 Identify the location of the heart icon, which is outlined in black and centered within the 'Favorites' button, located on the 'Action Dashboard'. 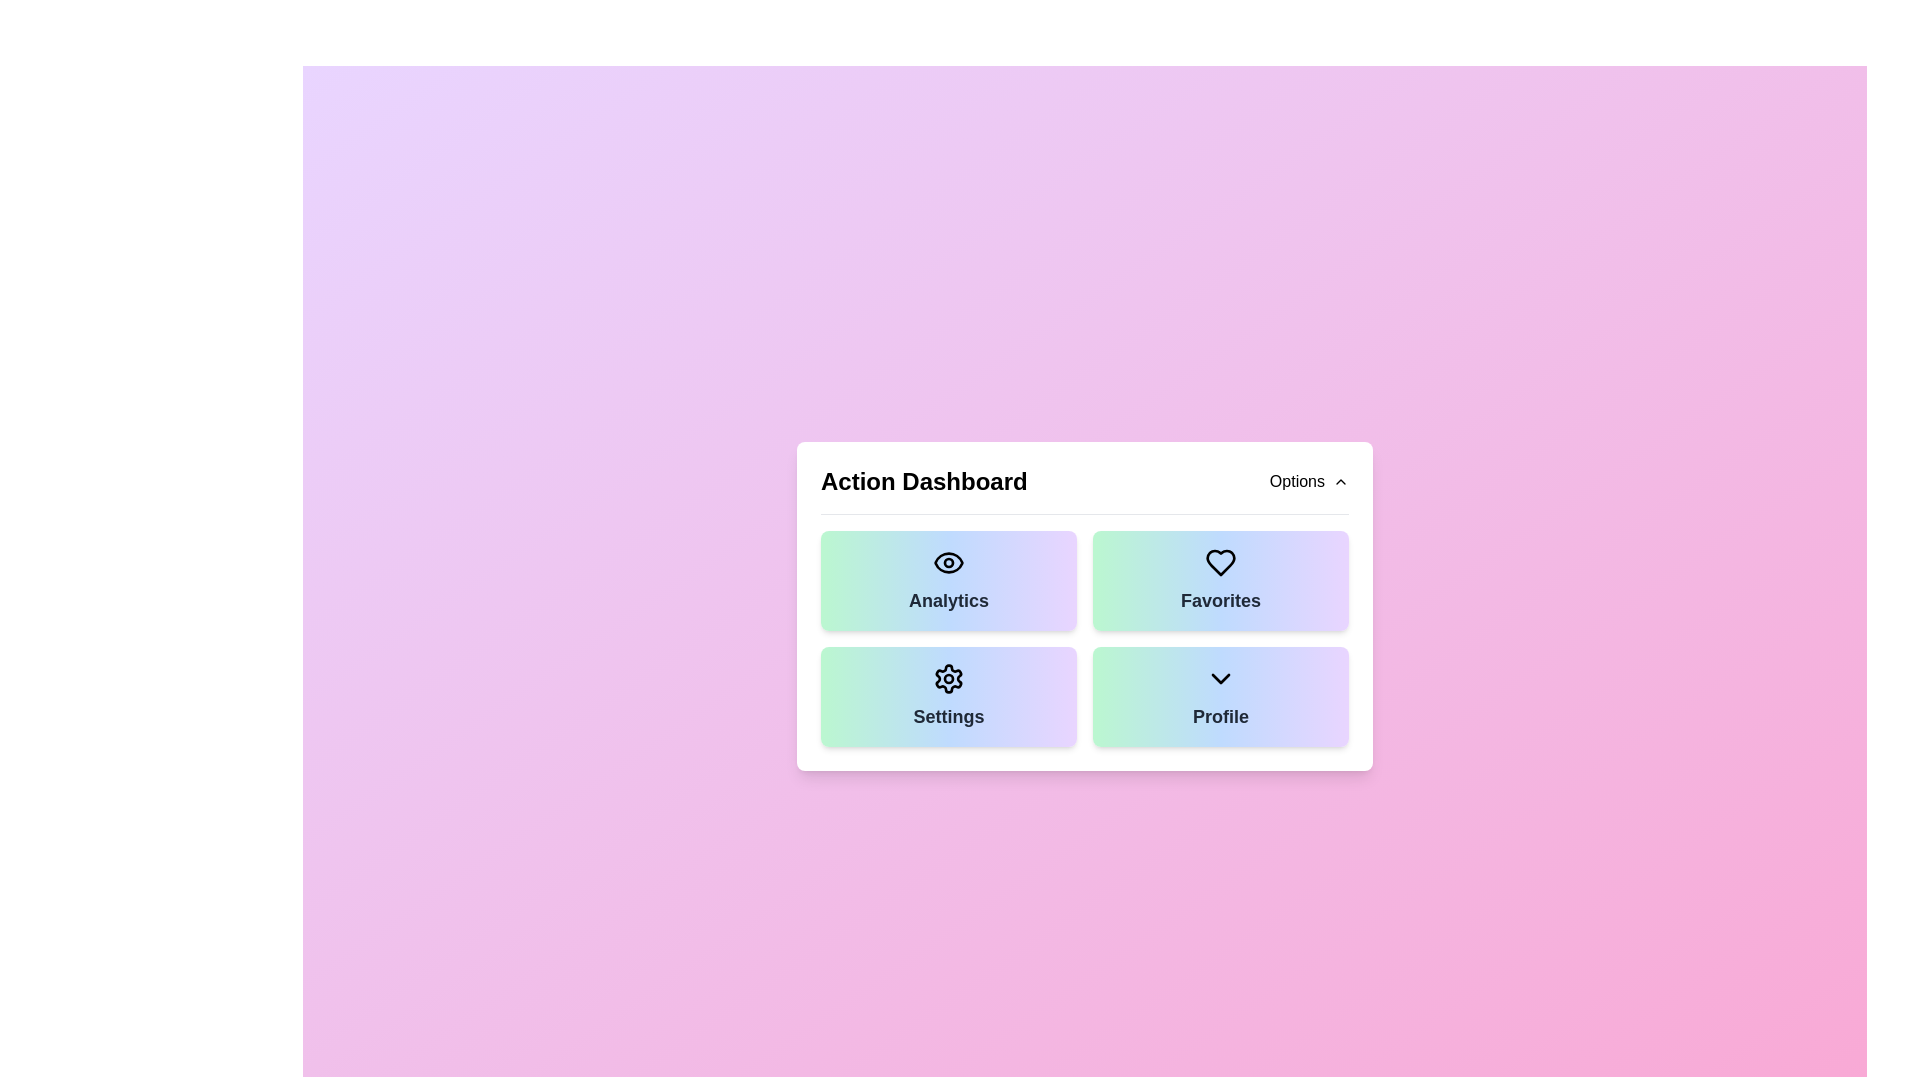
(1219, 562).